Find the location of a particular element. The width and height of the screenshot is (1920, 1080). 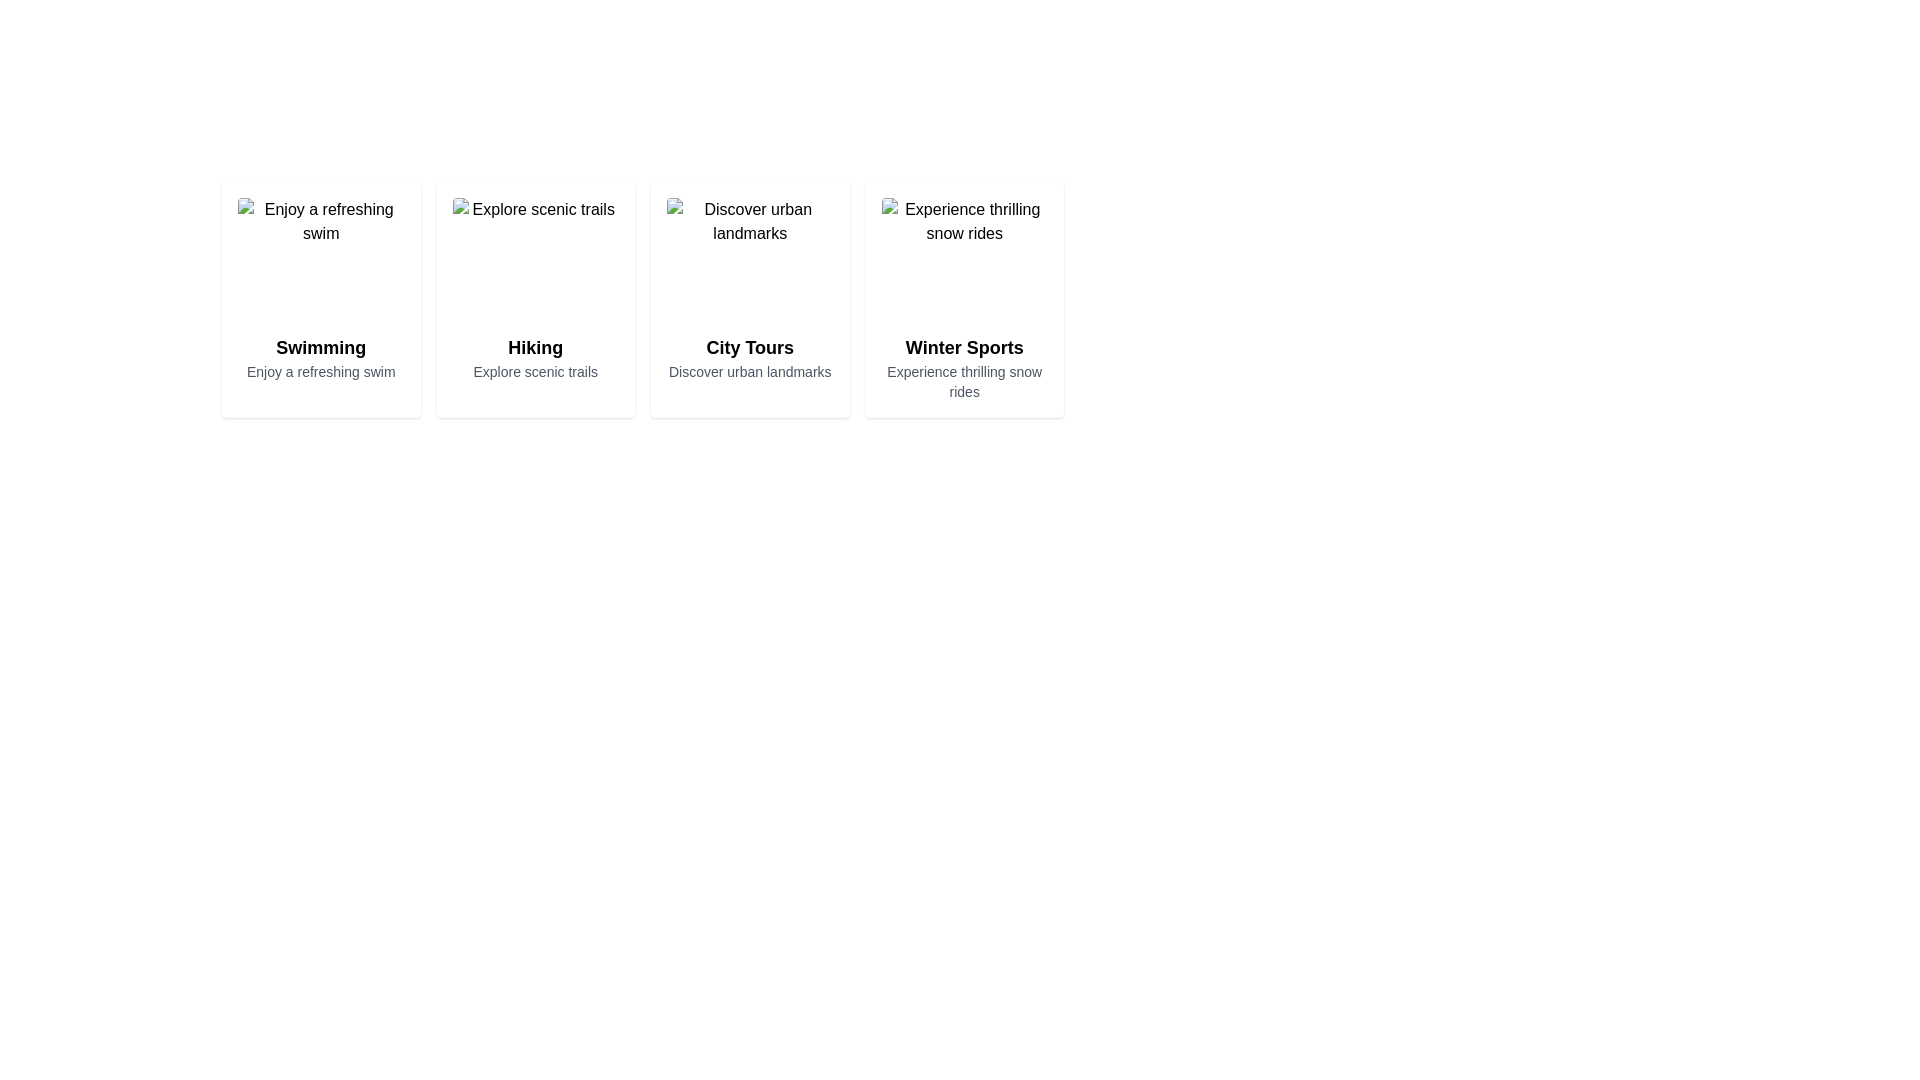

the image that represents swimming, located in the top section of the first card in a horizontally aligned grid, above the title 'Swimming' is located at coordinates (321, 261).